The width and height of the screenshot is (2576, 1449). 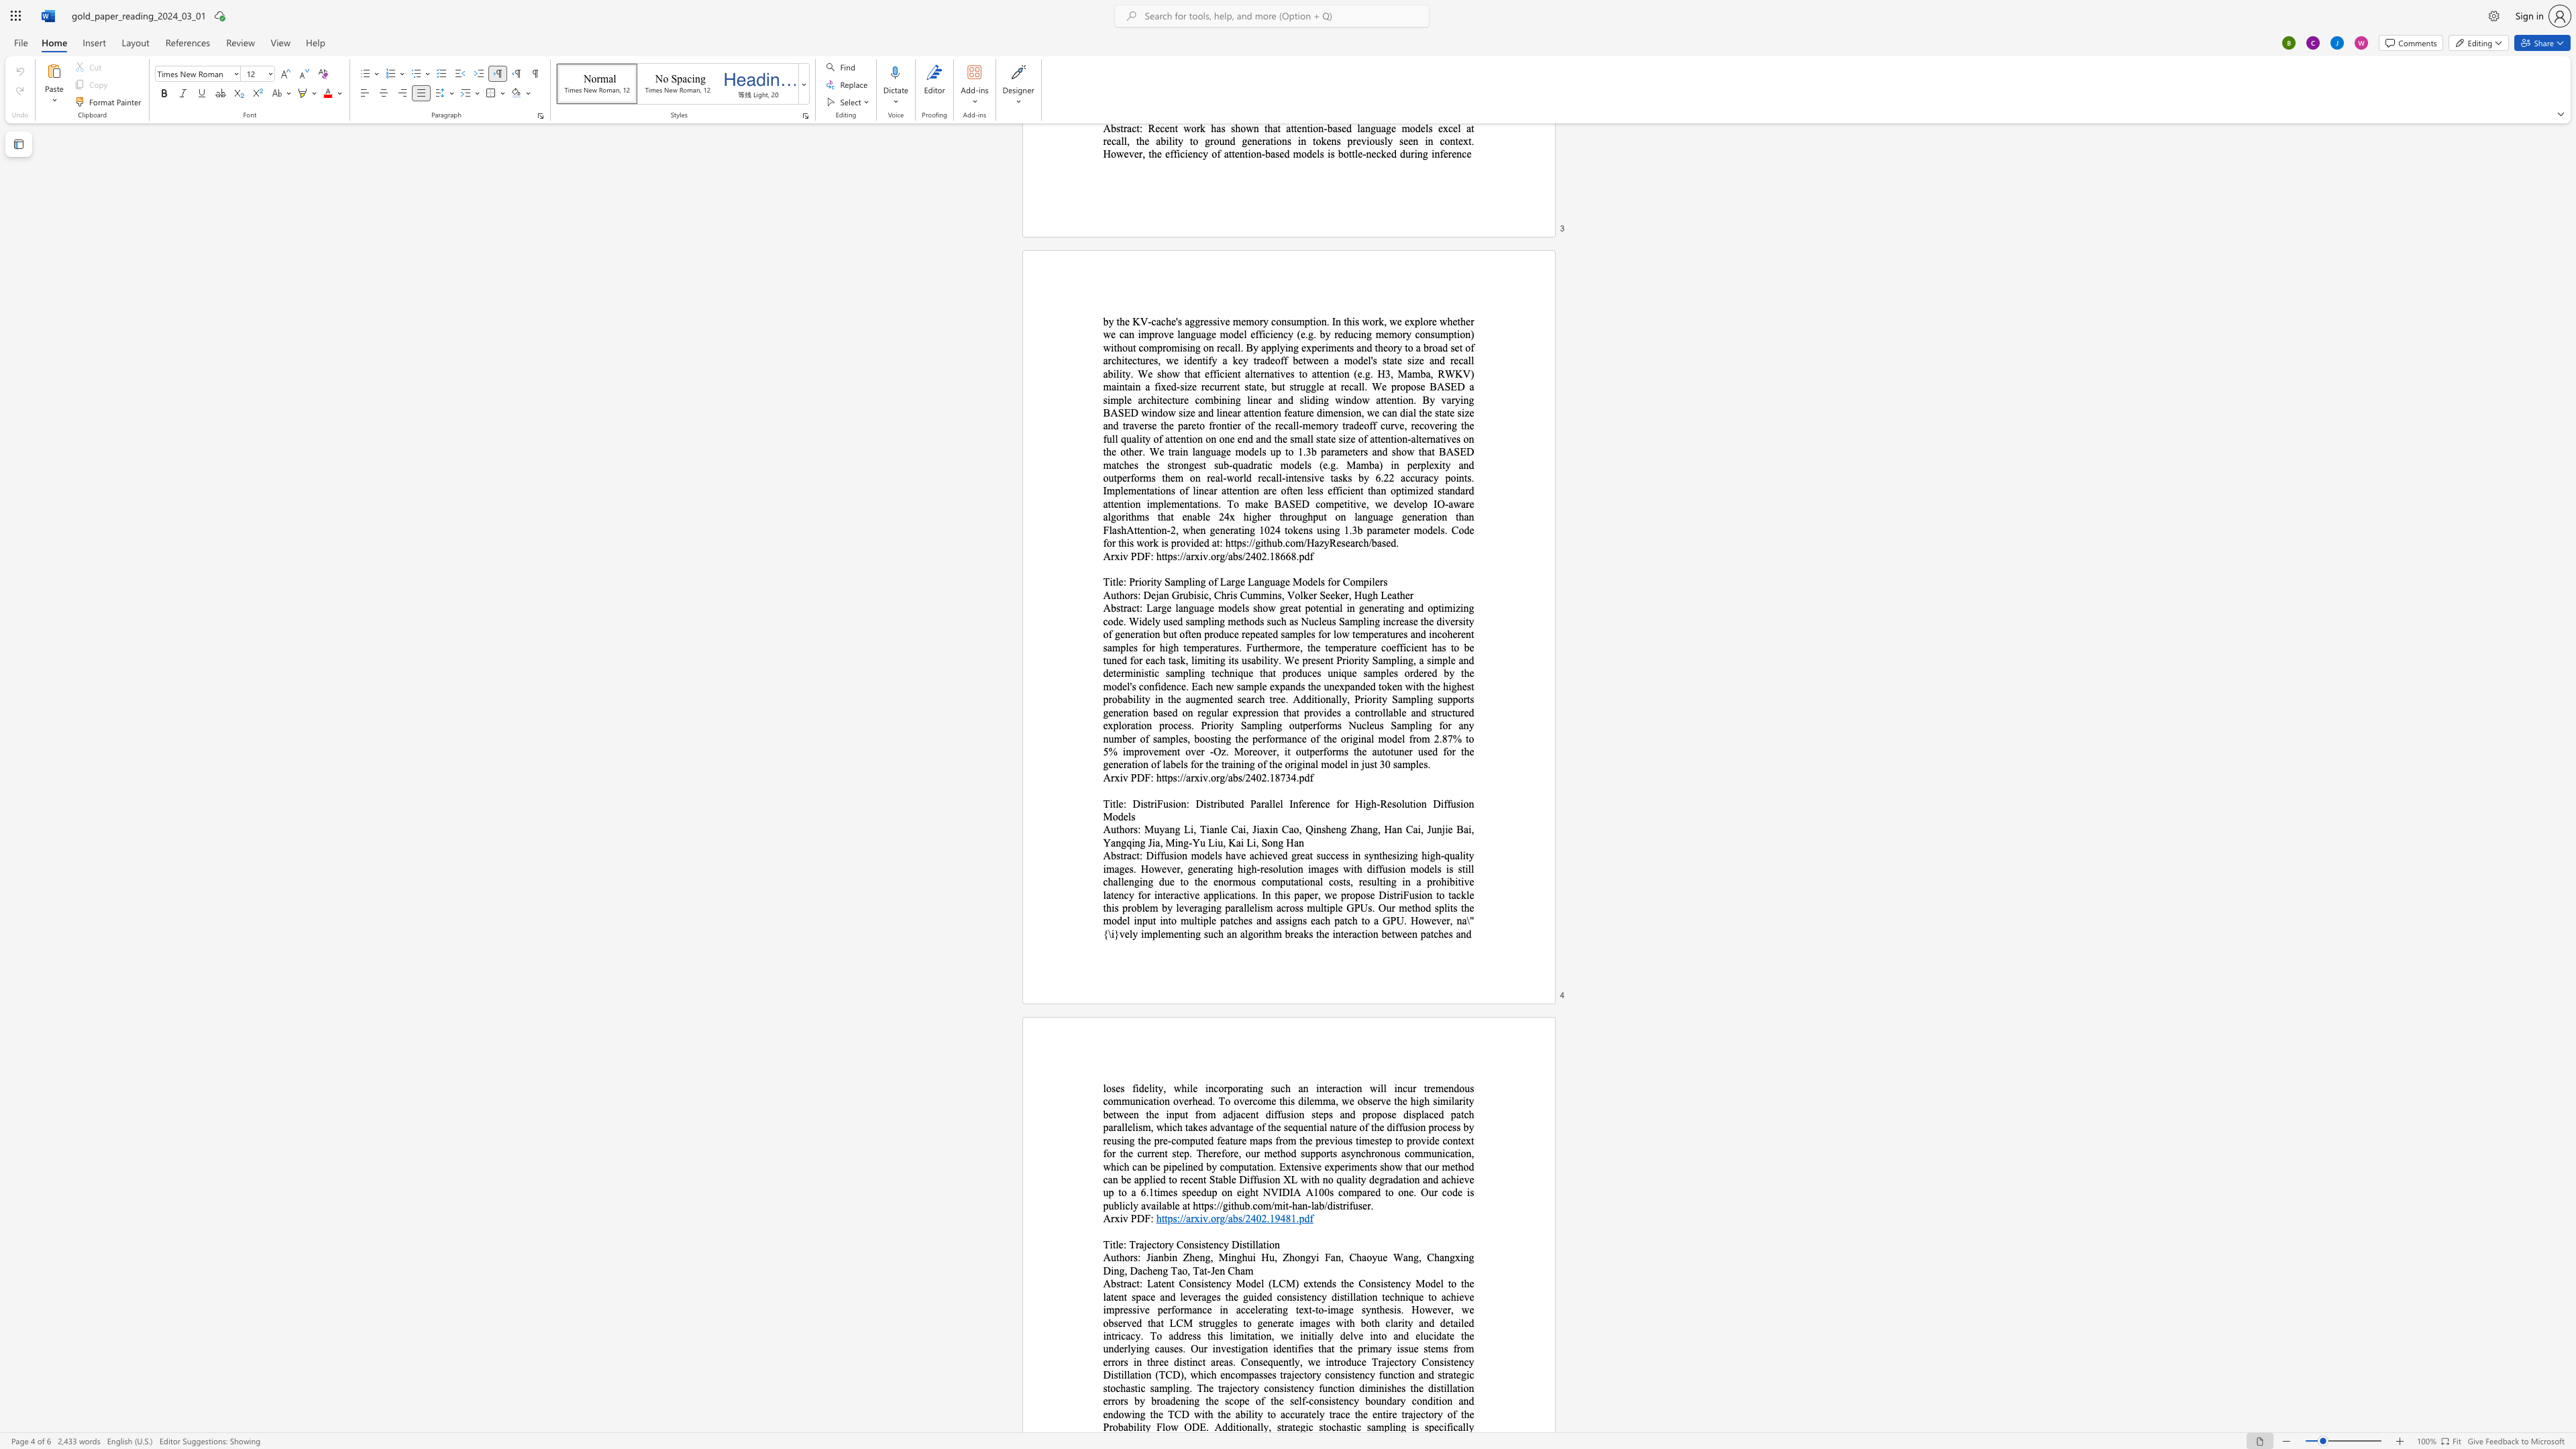 I want to click on the 1th character "J" in the text, so click(x=1253, y=829).